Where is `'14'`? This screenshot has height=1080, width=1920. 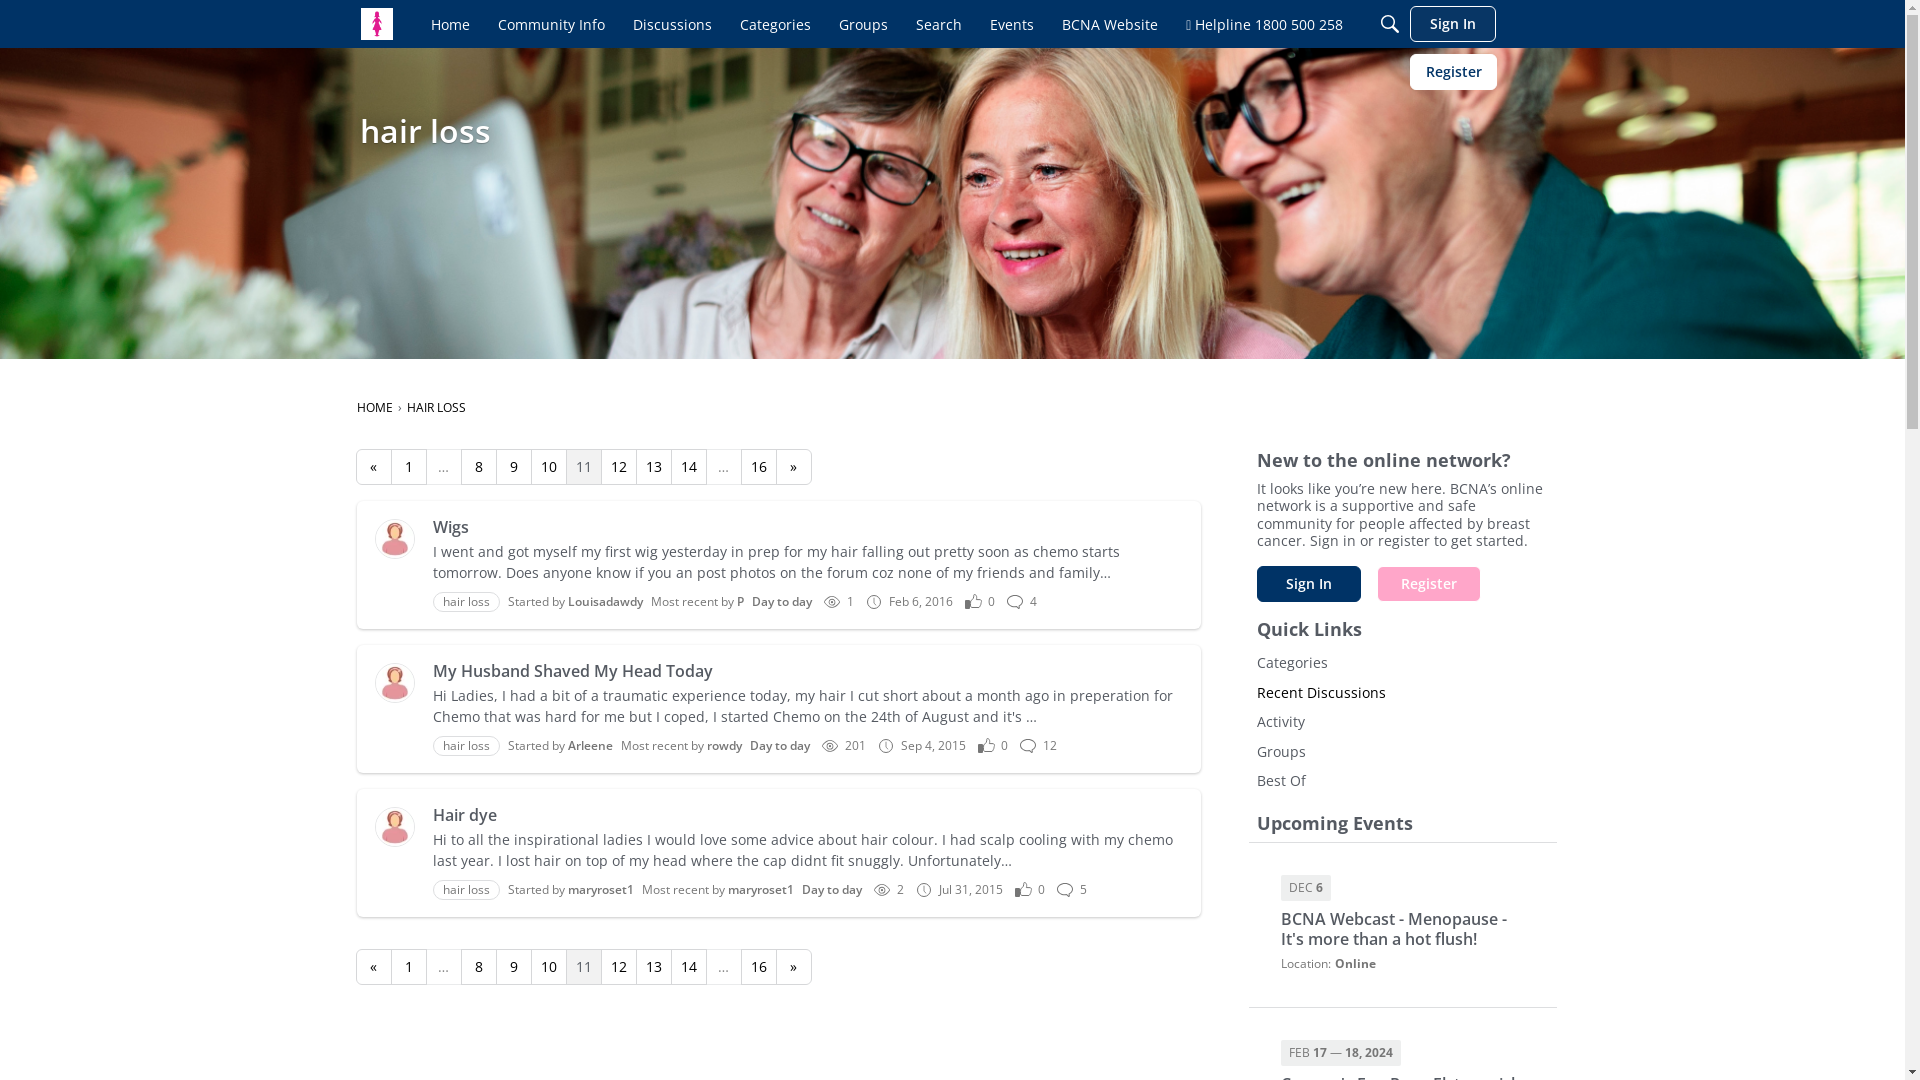
'14' is located at coordinates (687, 466).